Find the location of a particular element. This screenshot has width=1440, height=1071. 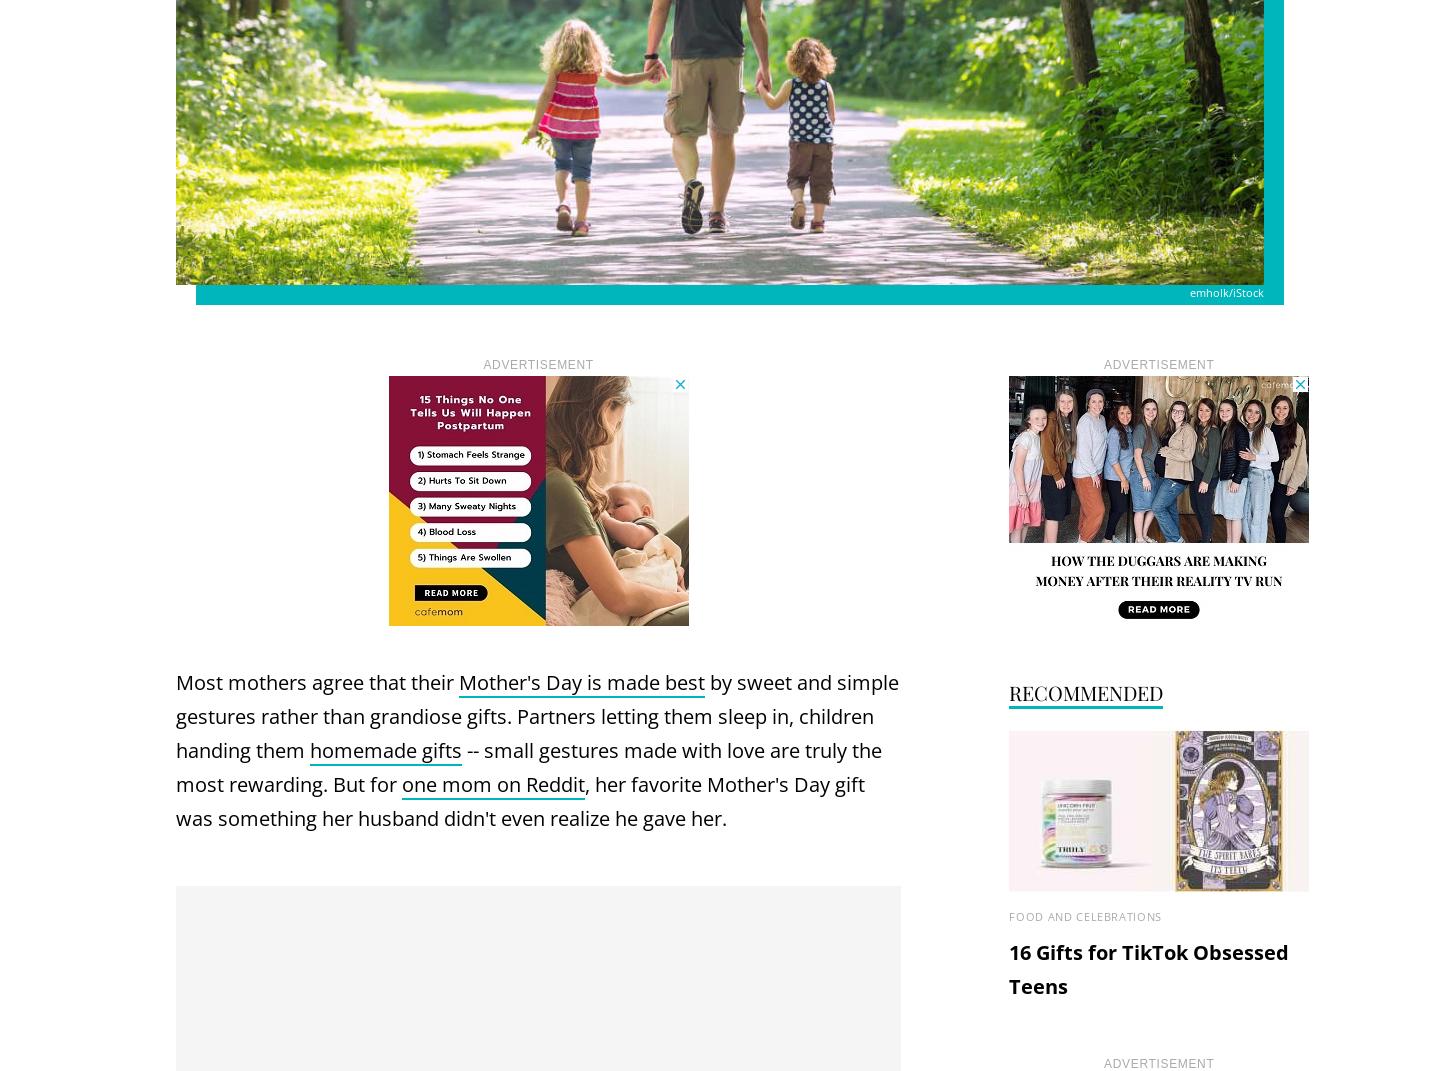

'16 Gifts for TikTok Obsessed Teens' is located at coordinates (1148, 968).